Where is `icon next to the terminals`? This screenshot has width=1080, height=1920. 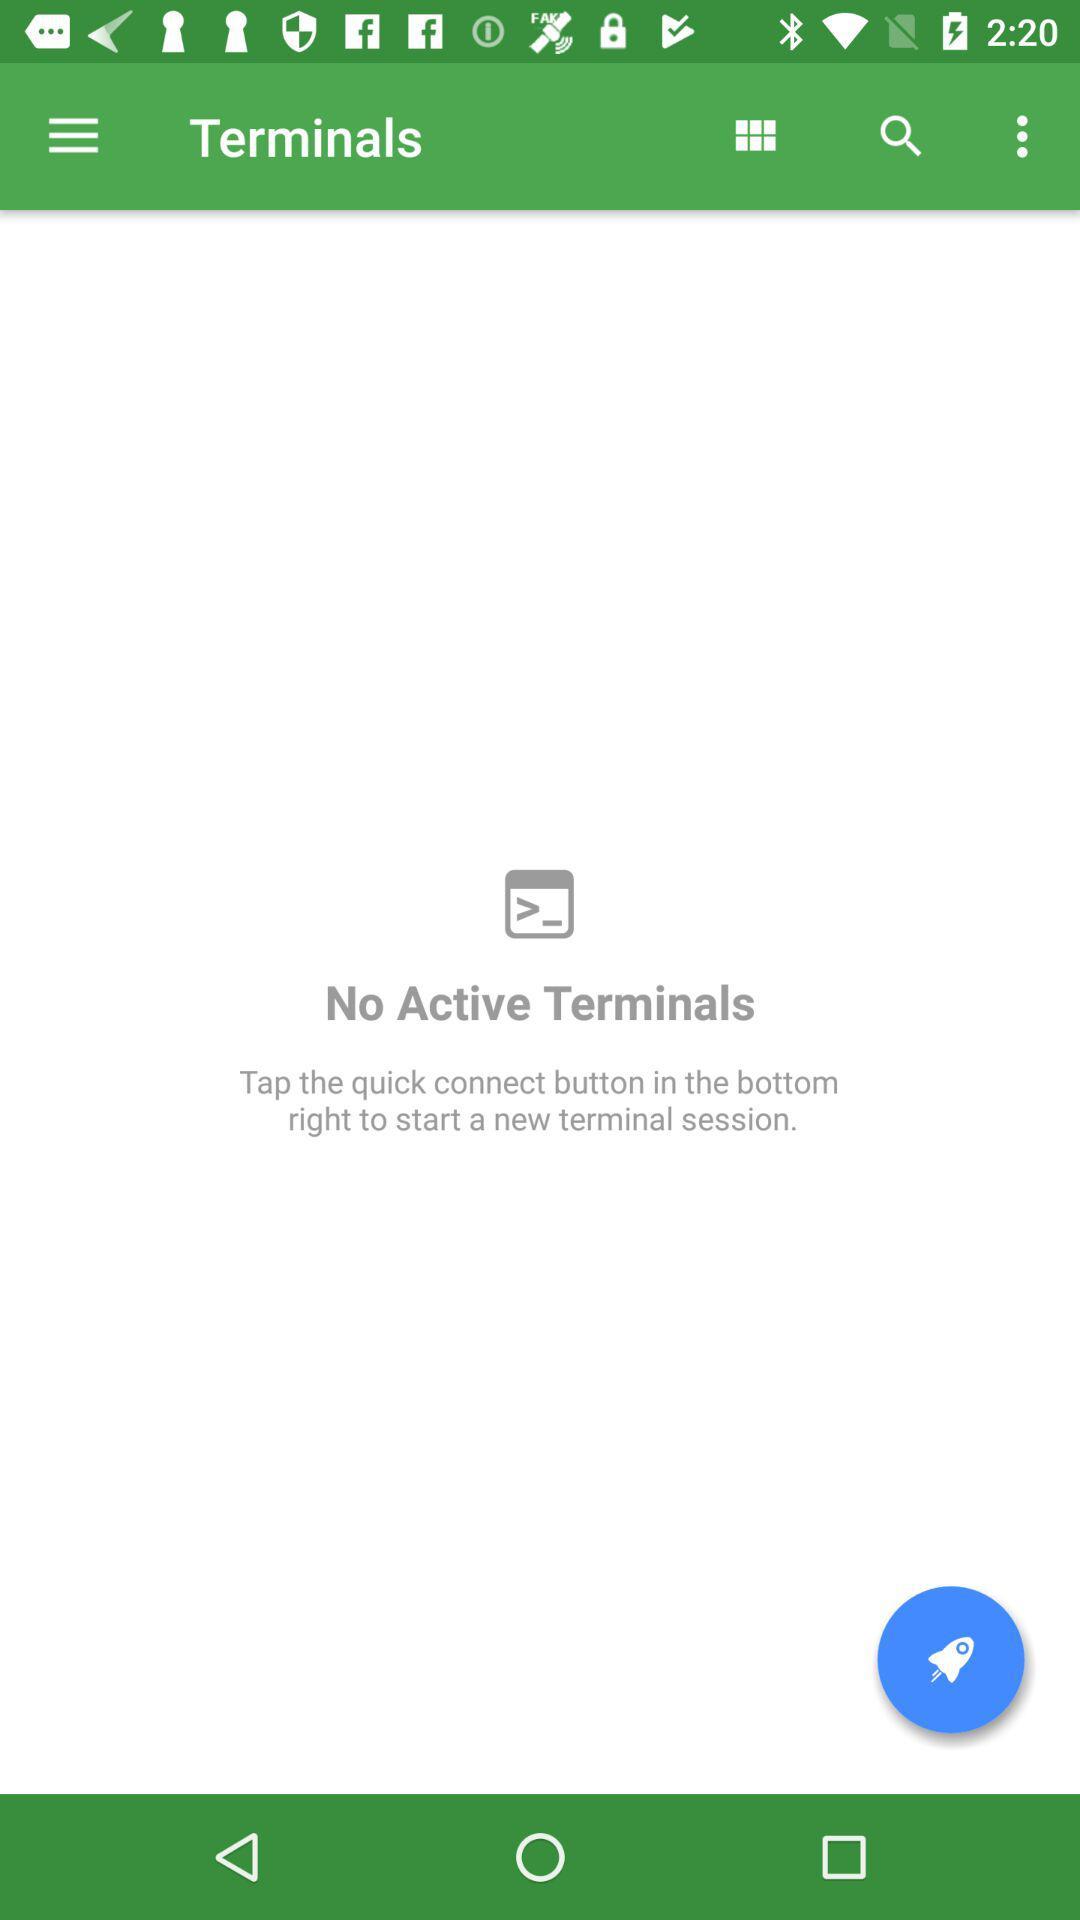 icon next to the terminals is located at coordinates (72, 135).